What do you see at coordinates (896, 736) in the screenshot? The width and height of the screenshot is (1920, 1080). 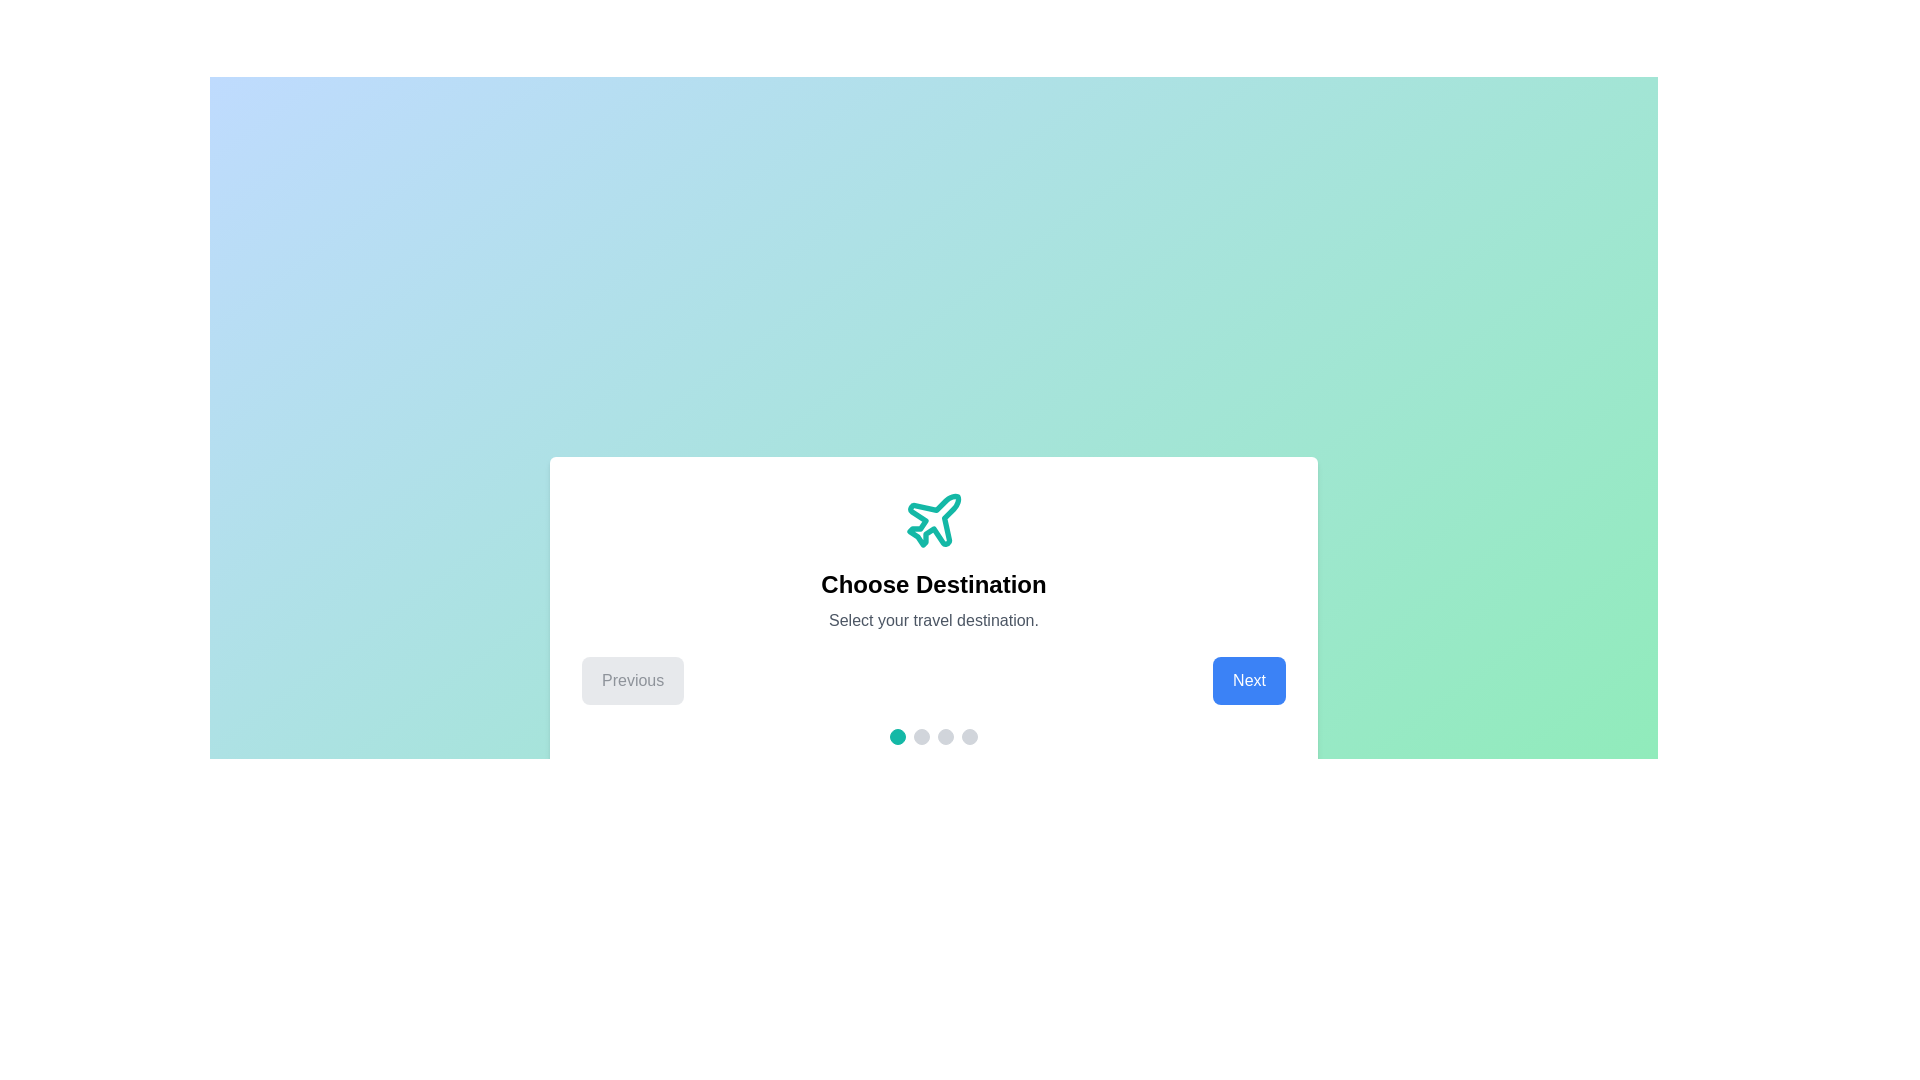 I see `the progress indicator for step 1` at bounding box center [896, 736].